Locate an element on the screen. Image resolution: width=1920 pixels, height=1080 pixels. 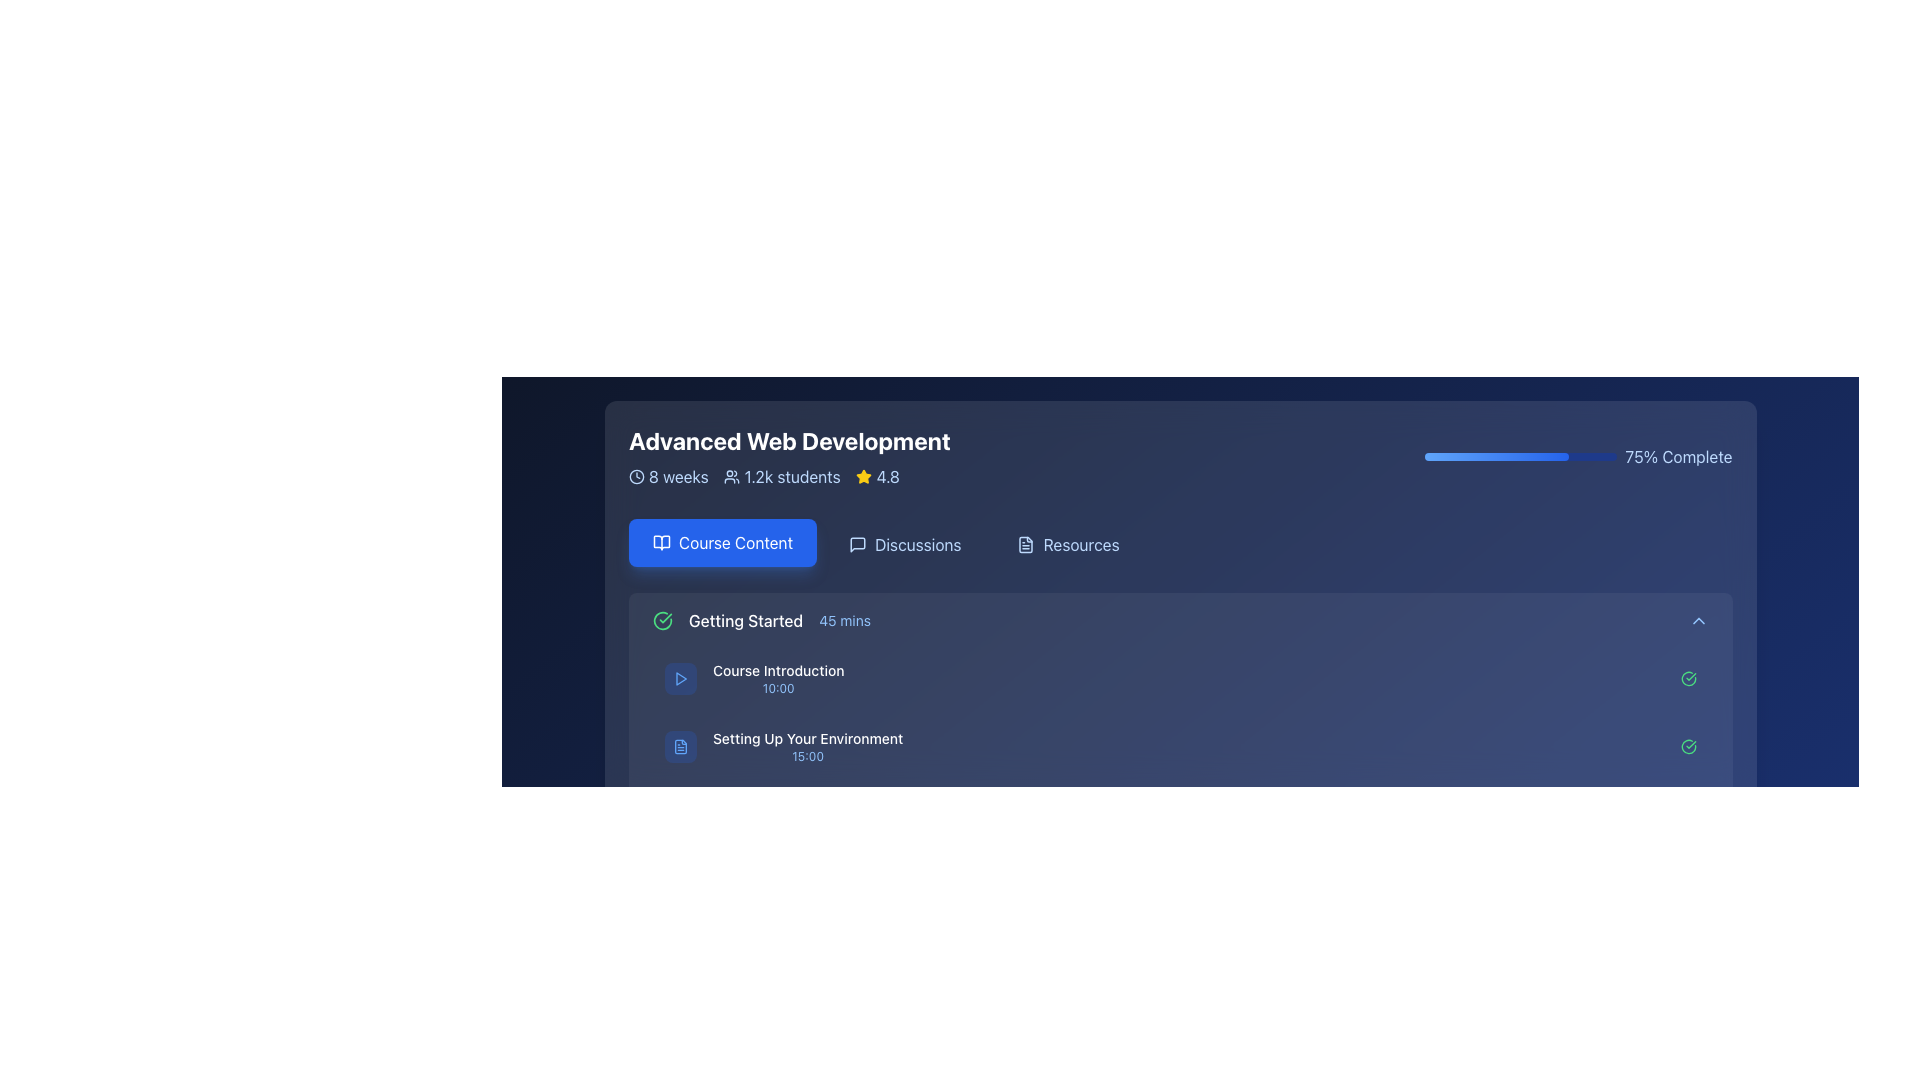
the course module summary element located below the course header 'Advanced Web Development' is located at coordinates (760, 620).